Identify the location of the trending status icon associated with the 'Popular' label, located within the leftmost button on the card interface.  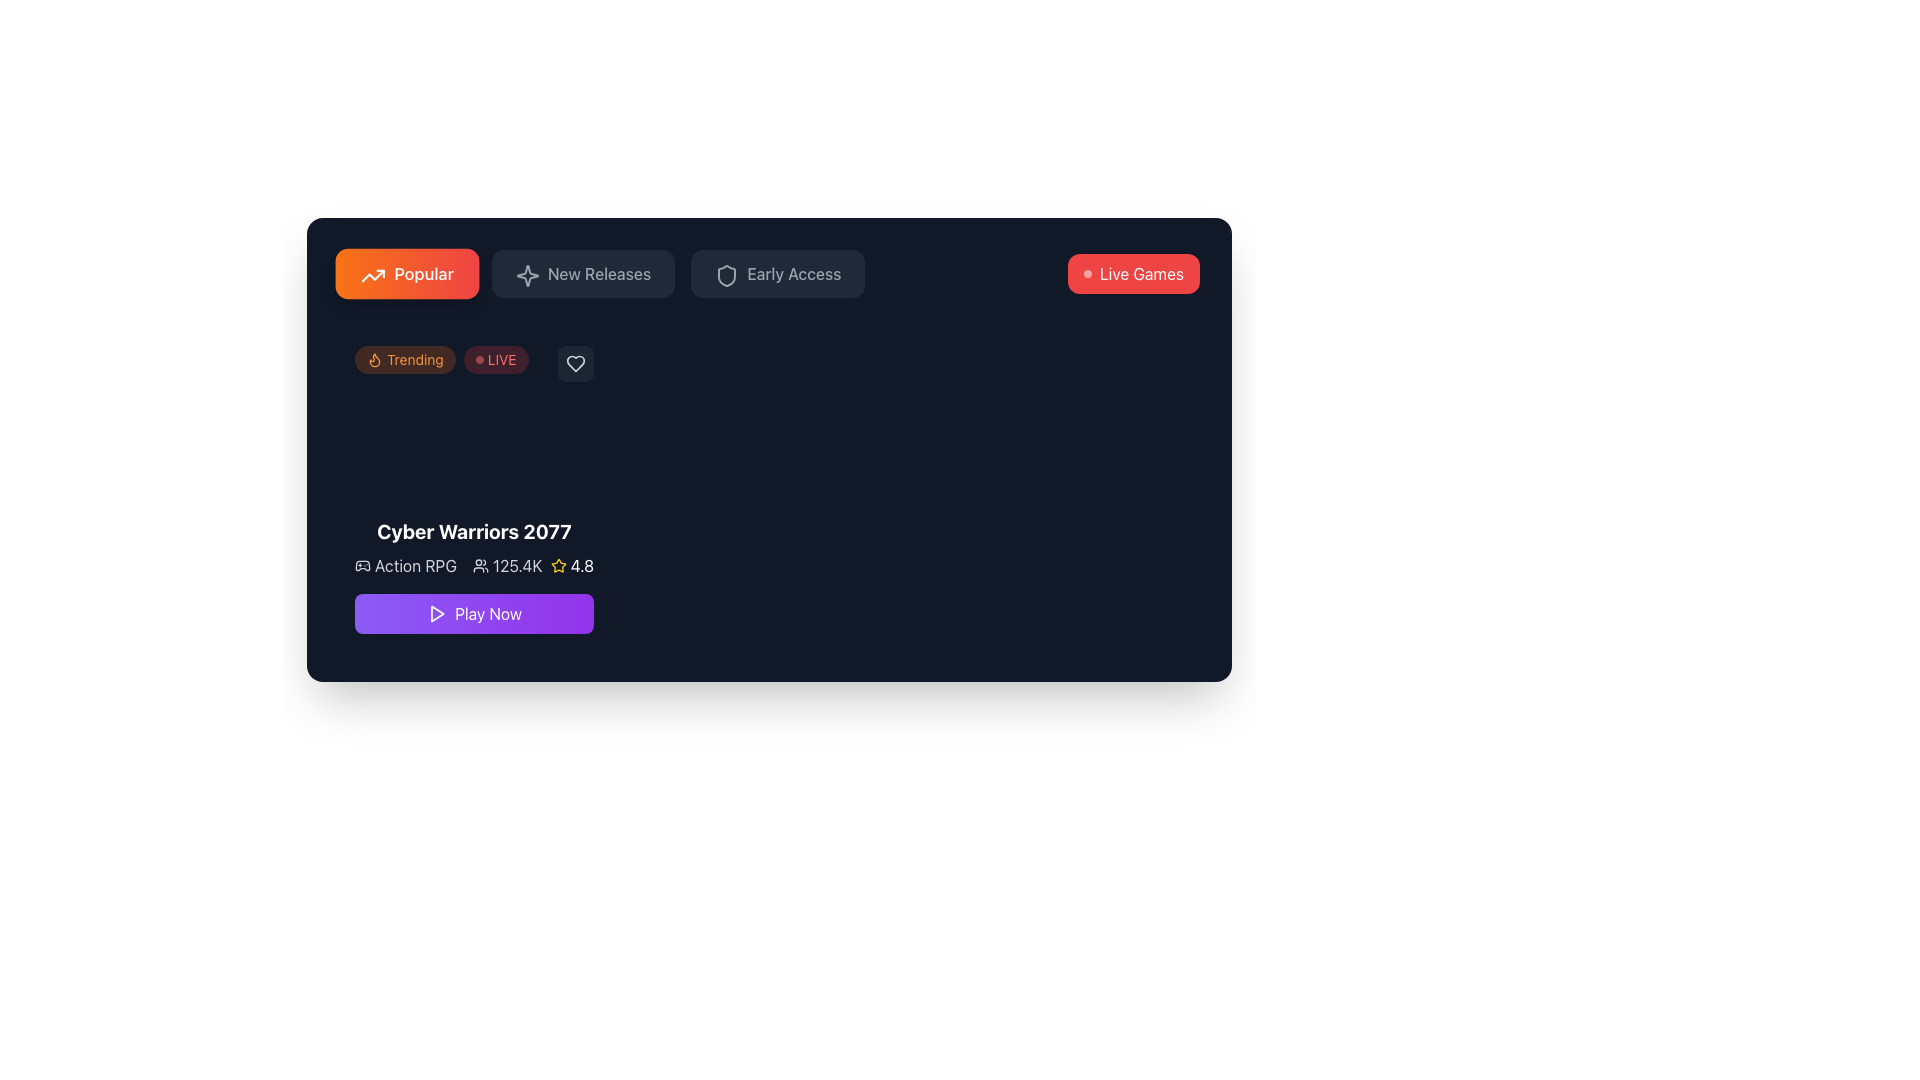
(371, 273).